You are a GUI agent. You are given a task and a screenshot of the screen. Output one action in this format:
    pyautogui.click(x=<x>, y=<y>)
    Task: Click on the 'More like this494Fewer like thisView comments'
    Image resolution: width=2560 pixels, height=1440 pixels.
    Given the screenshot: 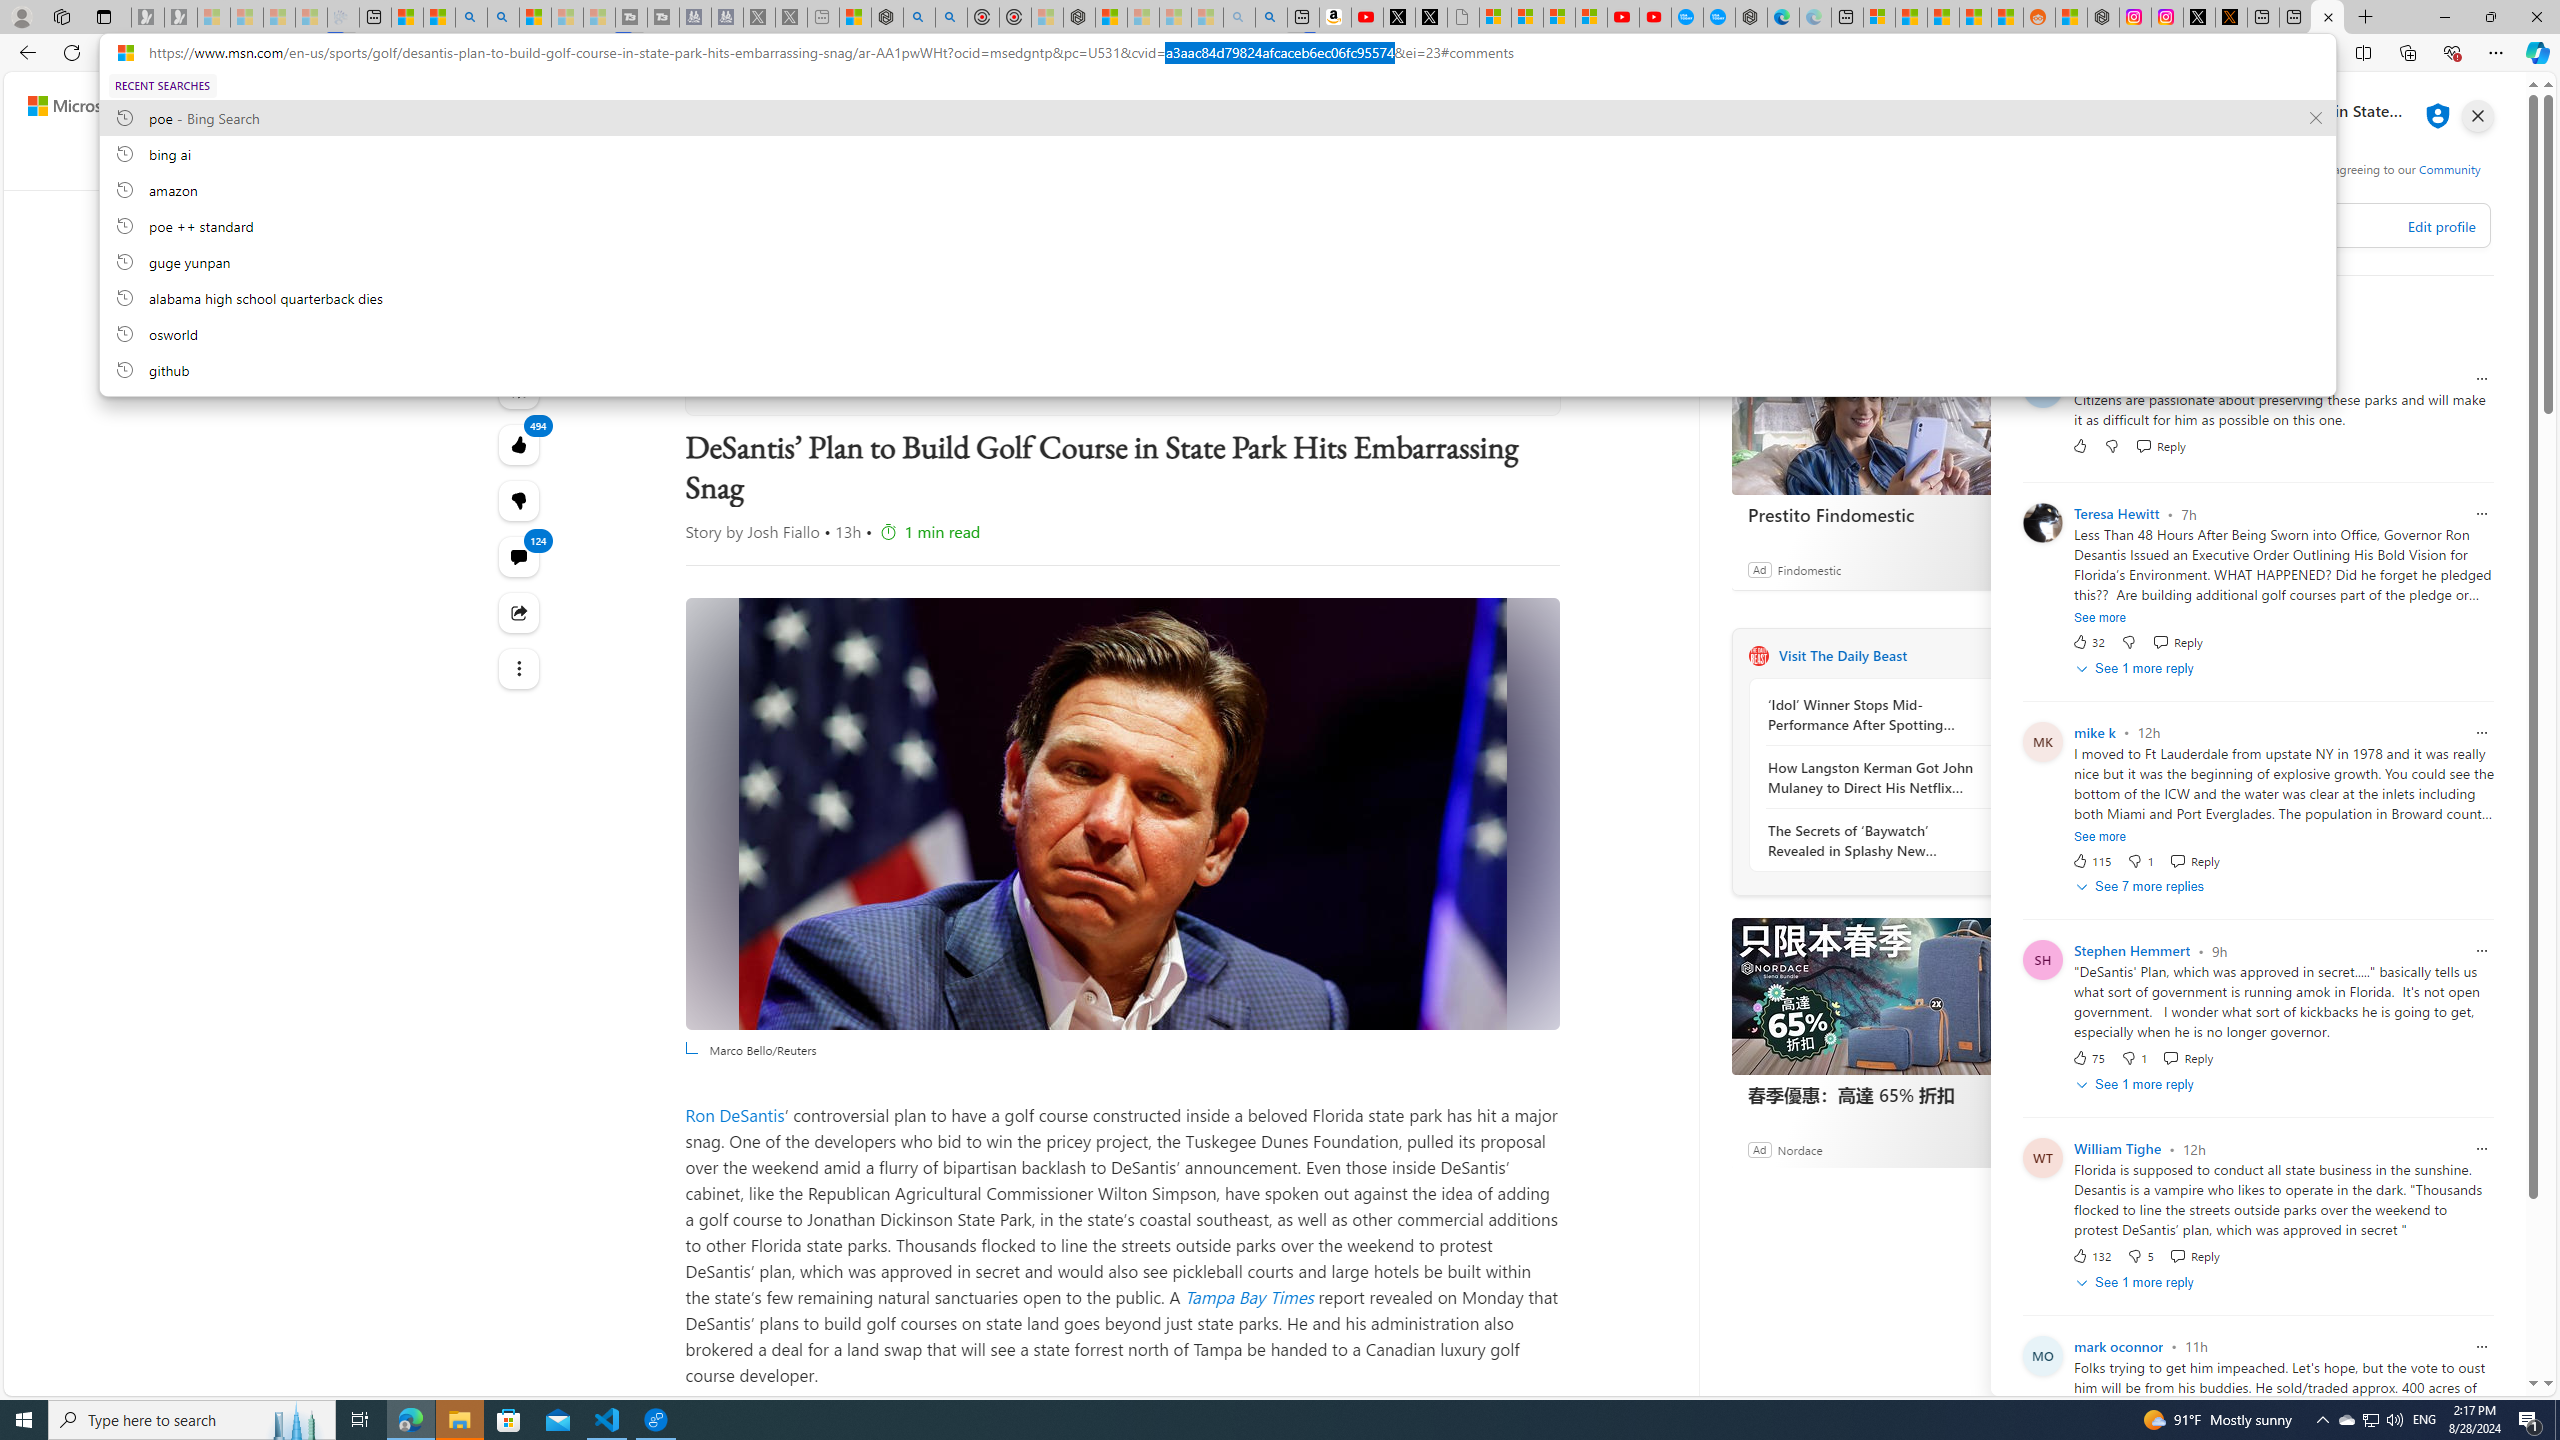 What is the action you would take?
    pyautogui.click(x=518, y=501)
    